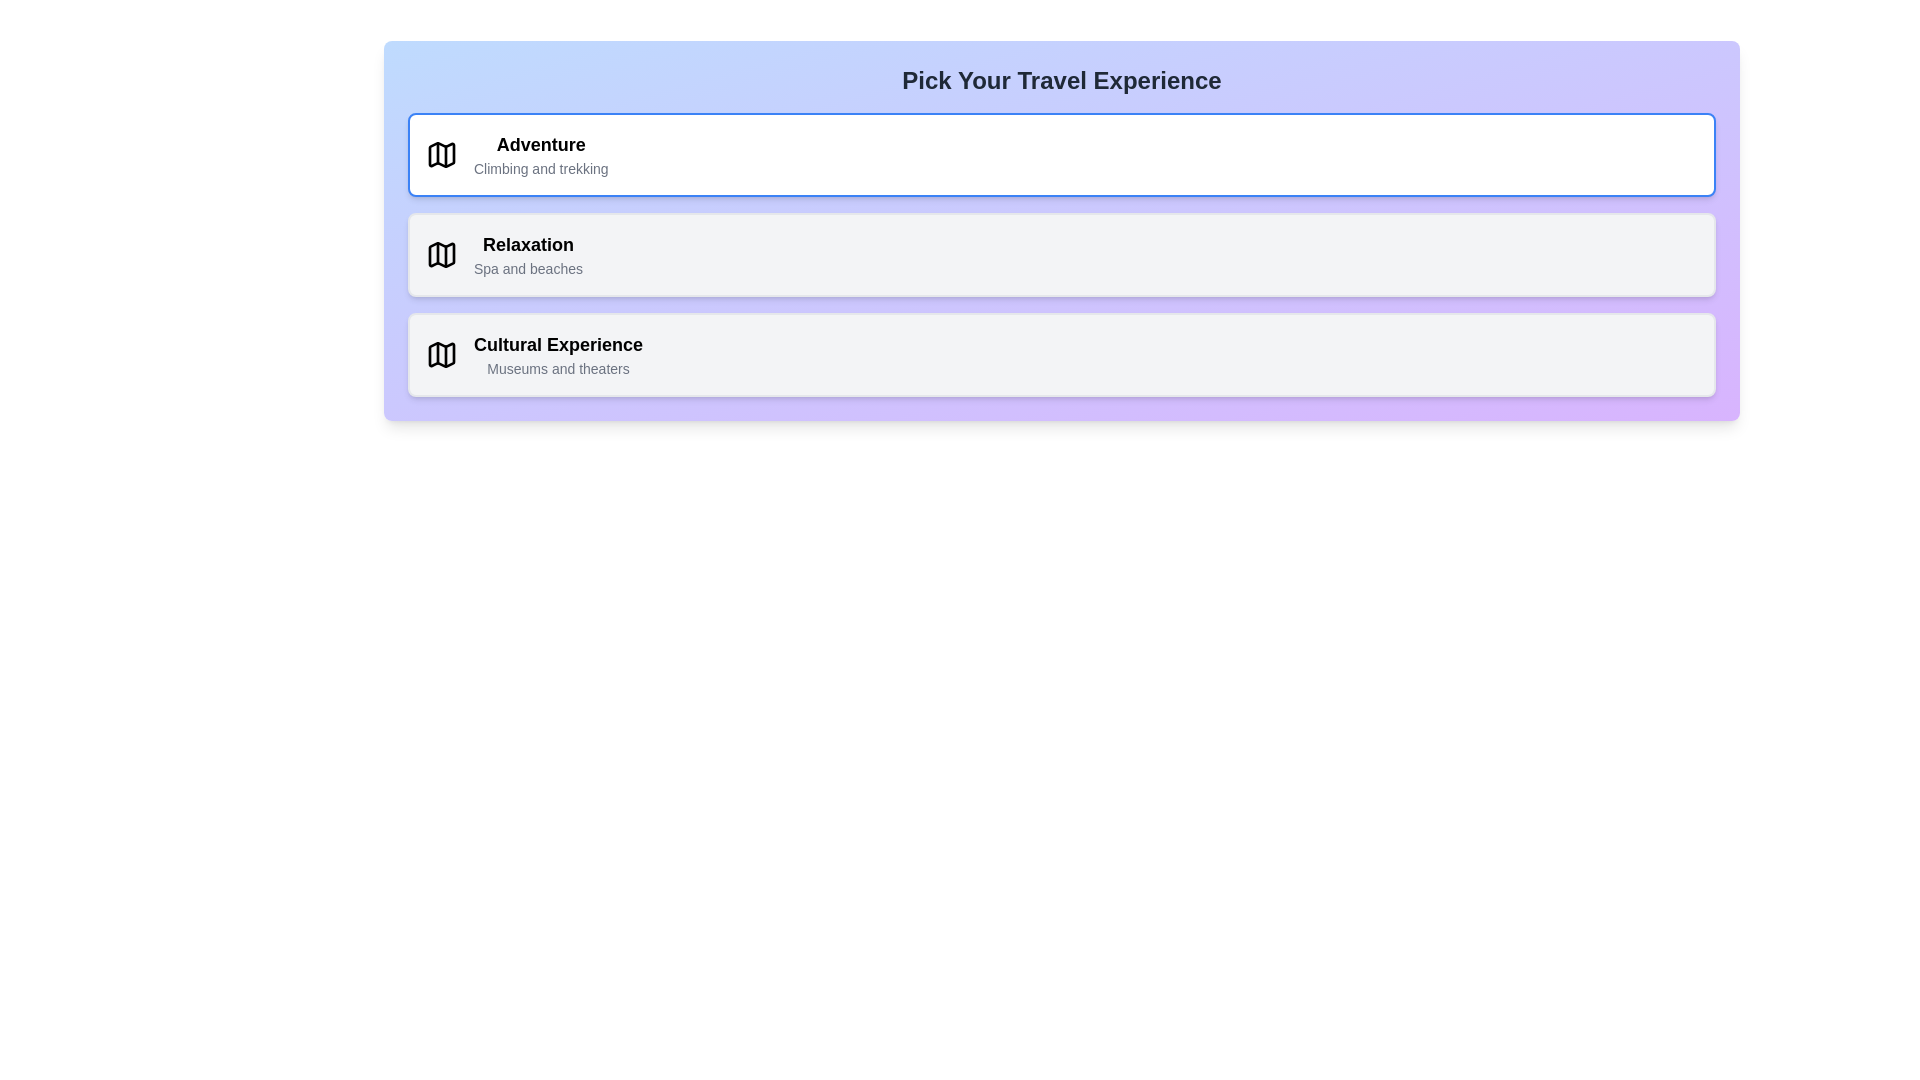  I want to click on icon representing the cultural experience located in the upper-left section of the 'Cultural Experience' card, adjacent to the text 'Cultural Experience', so click(440, 353).